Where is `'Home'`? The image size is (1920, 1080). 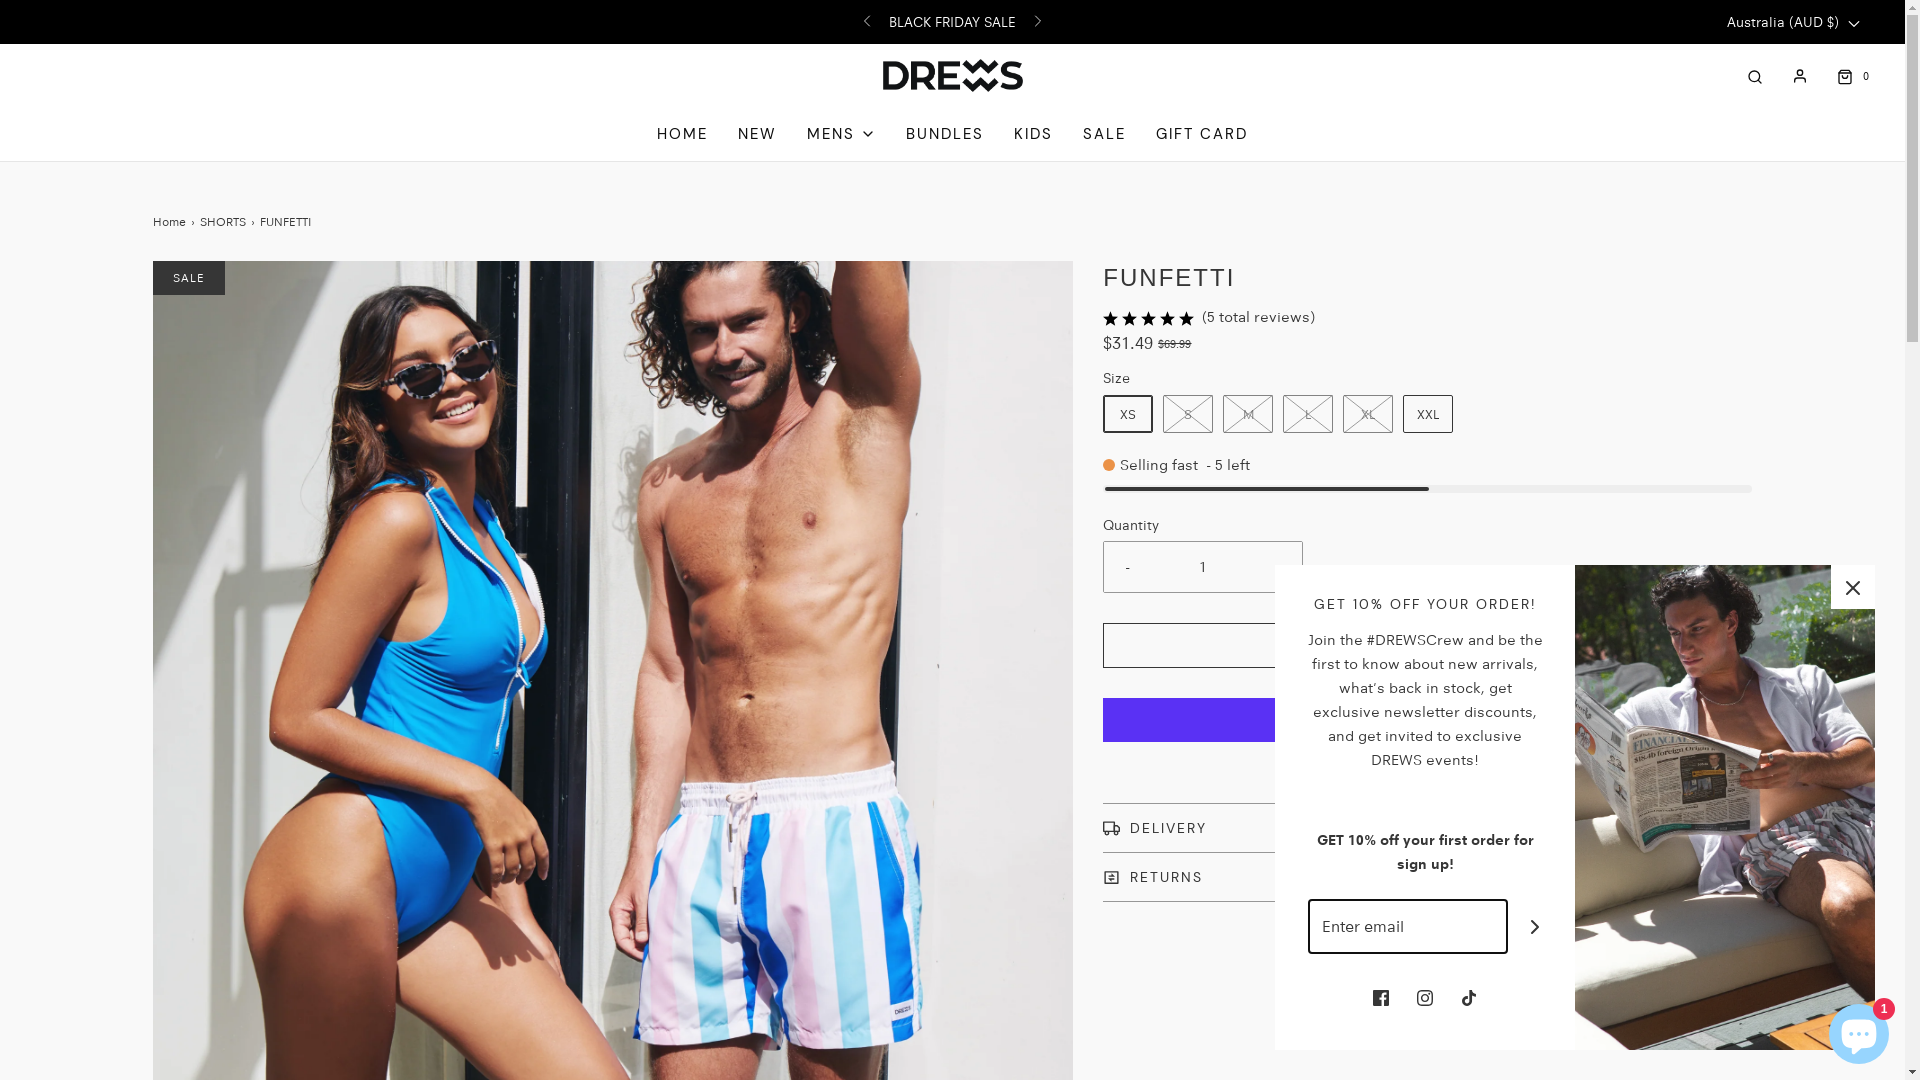 'Home' is located at coordinates (171, 221).